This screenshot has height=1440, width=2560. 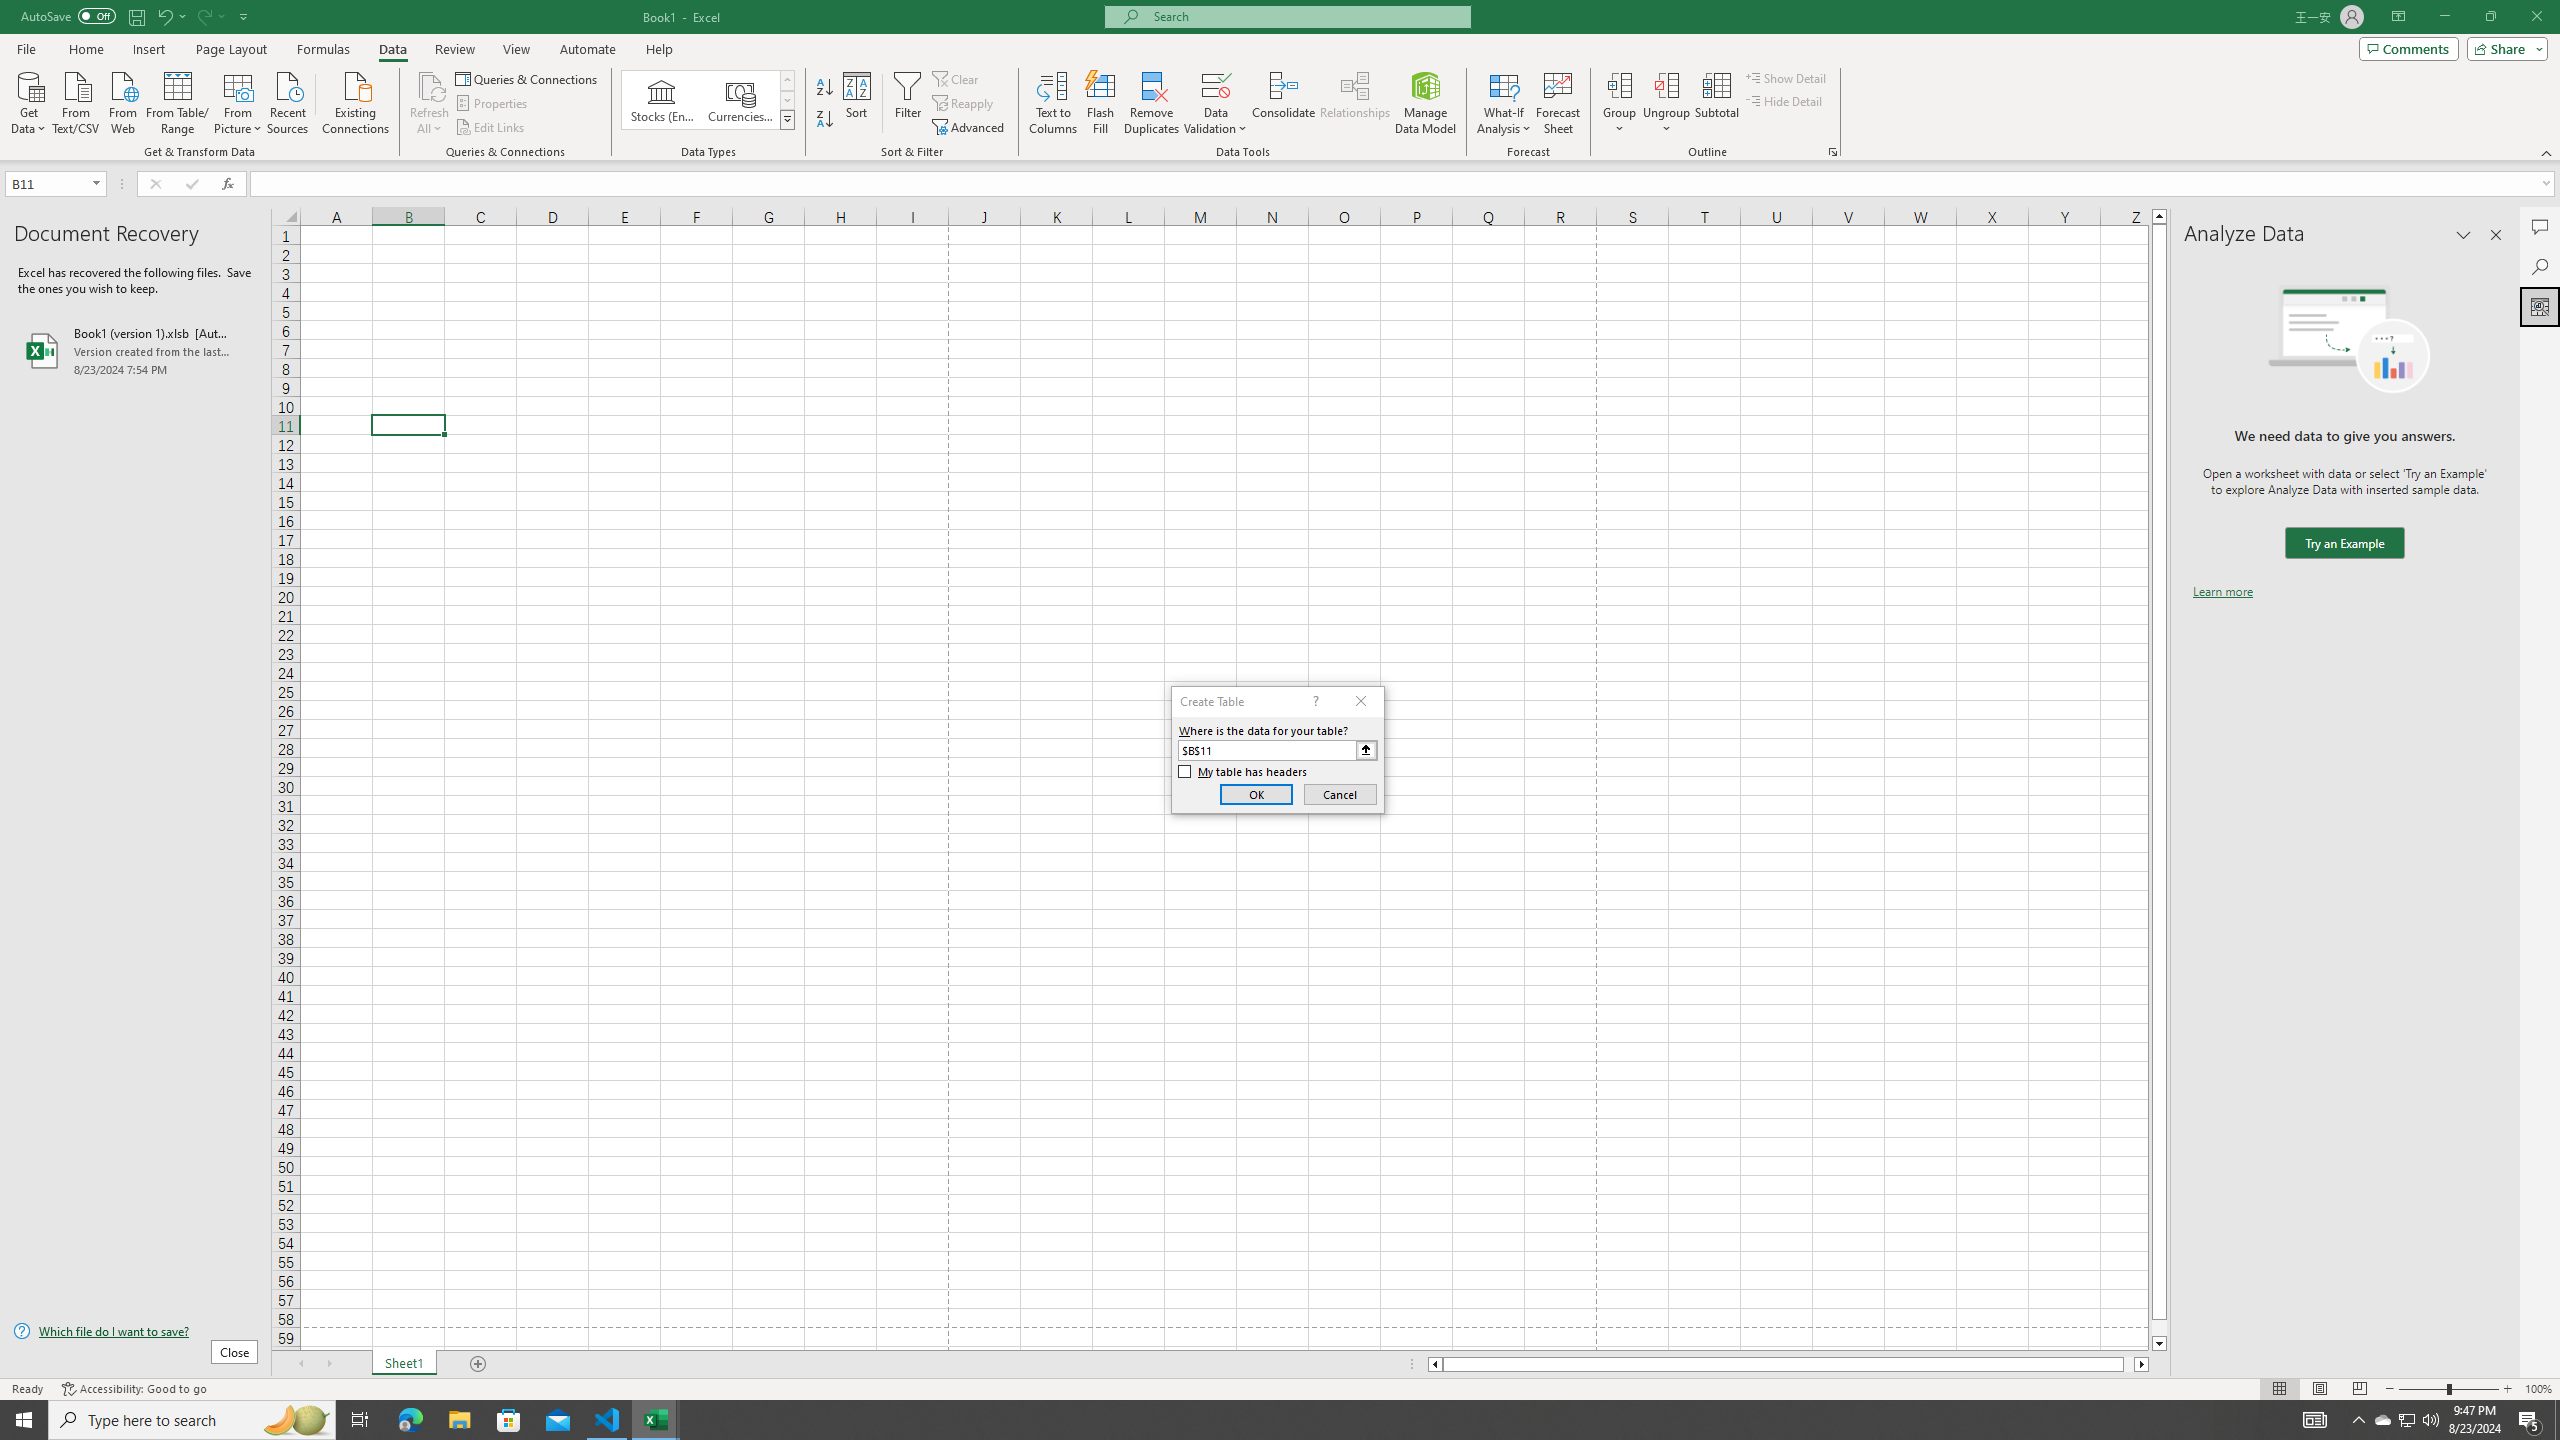 What do you see at coordinates (1052, 103) in the screenshot?
I see `'Text to Columns...'` at bounding box center [1052, 103].